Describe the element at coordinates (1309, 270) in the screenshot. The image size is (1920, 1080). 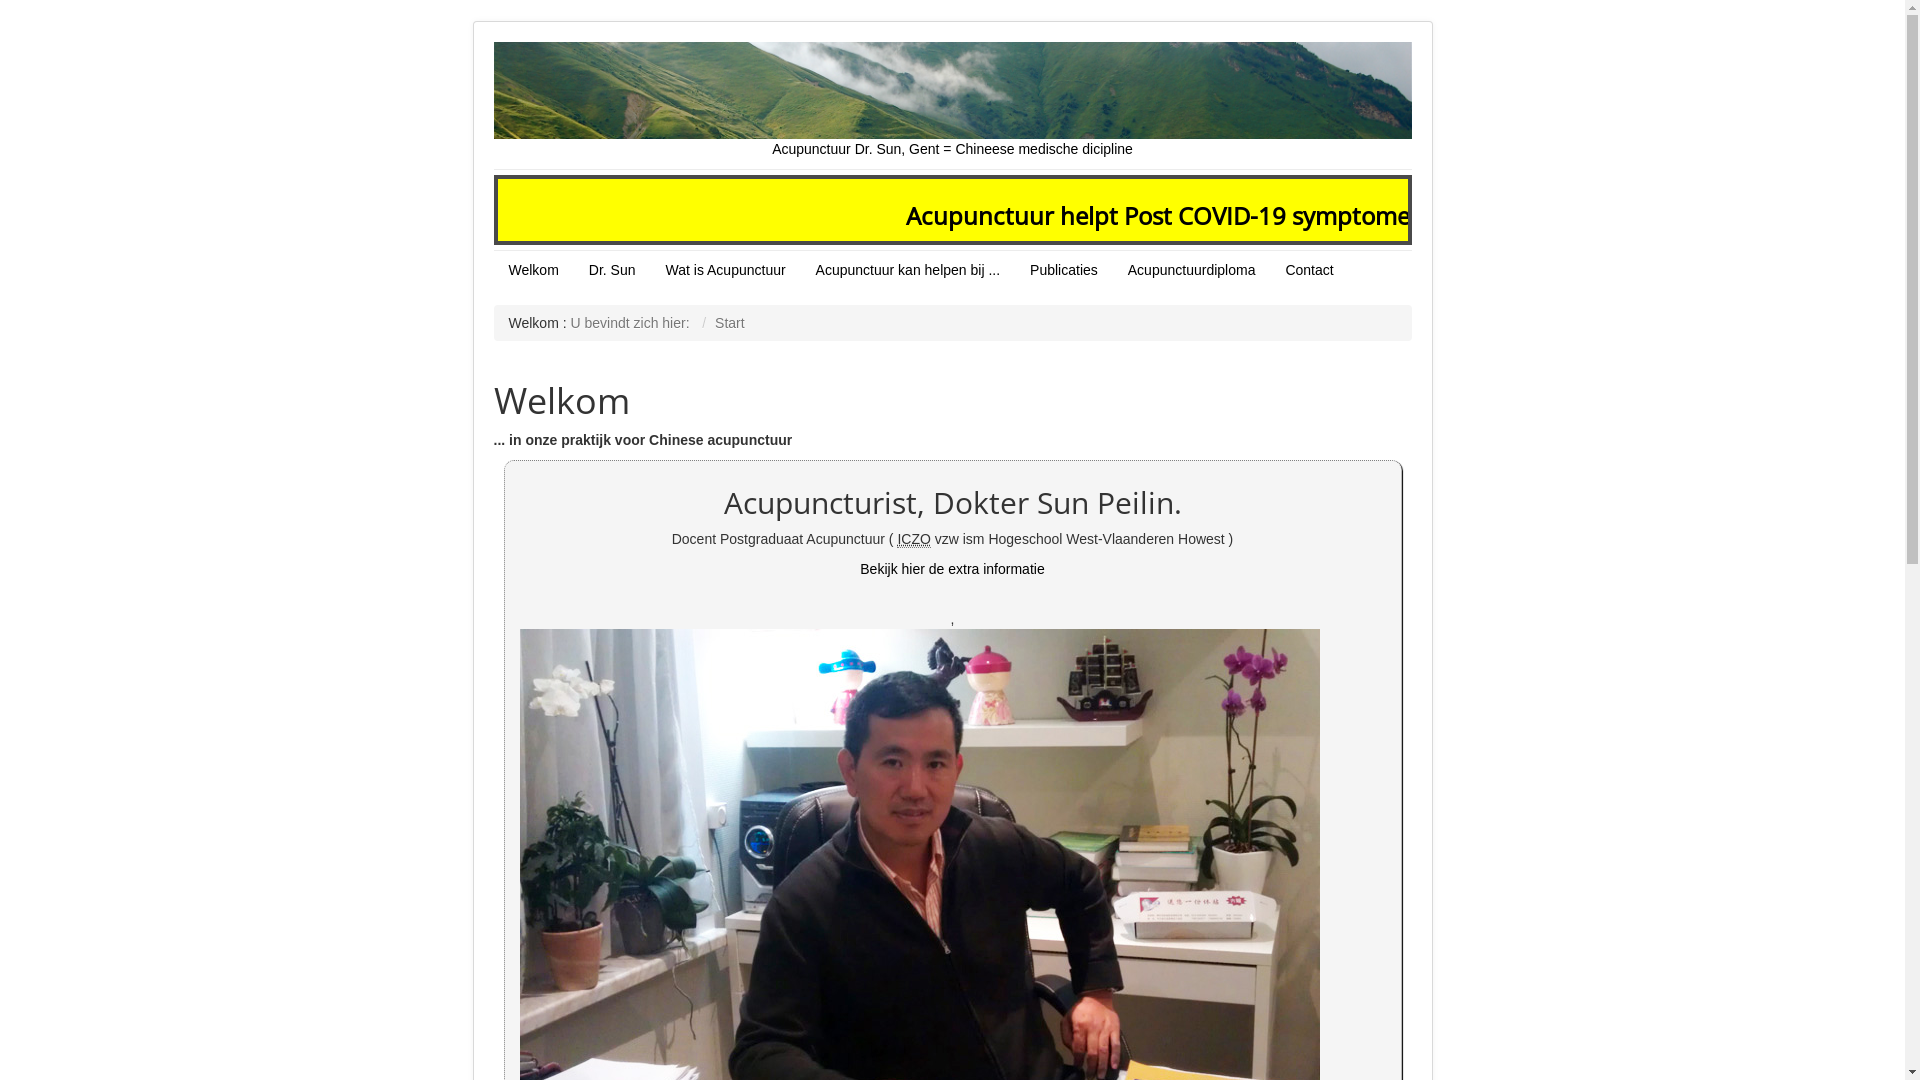
I see `'Contact'` at that location.